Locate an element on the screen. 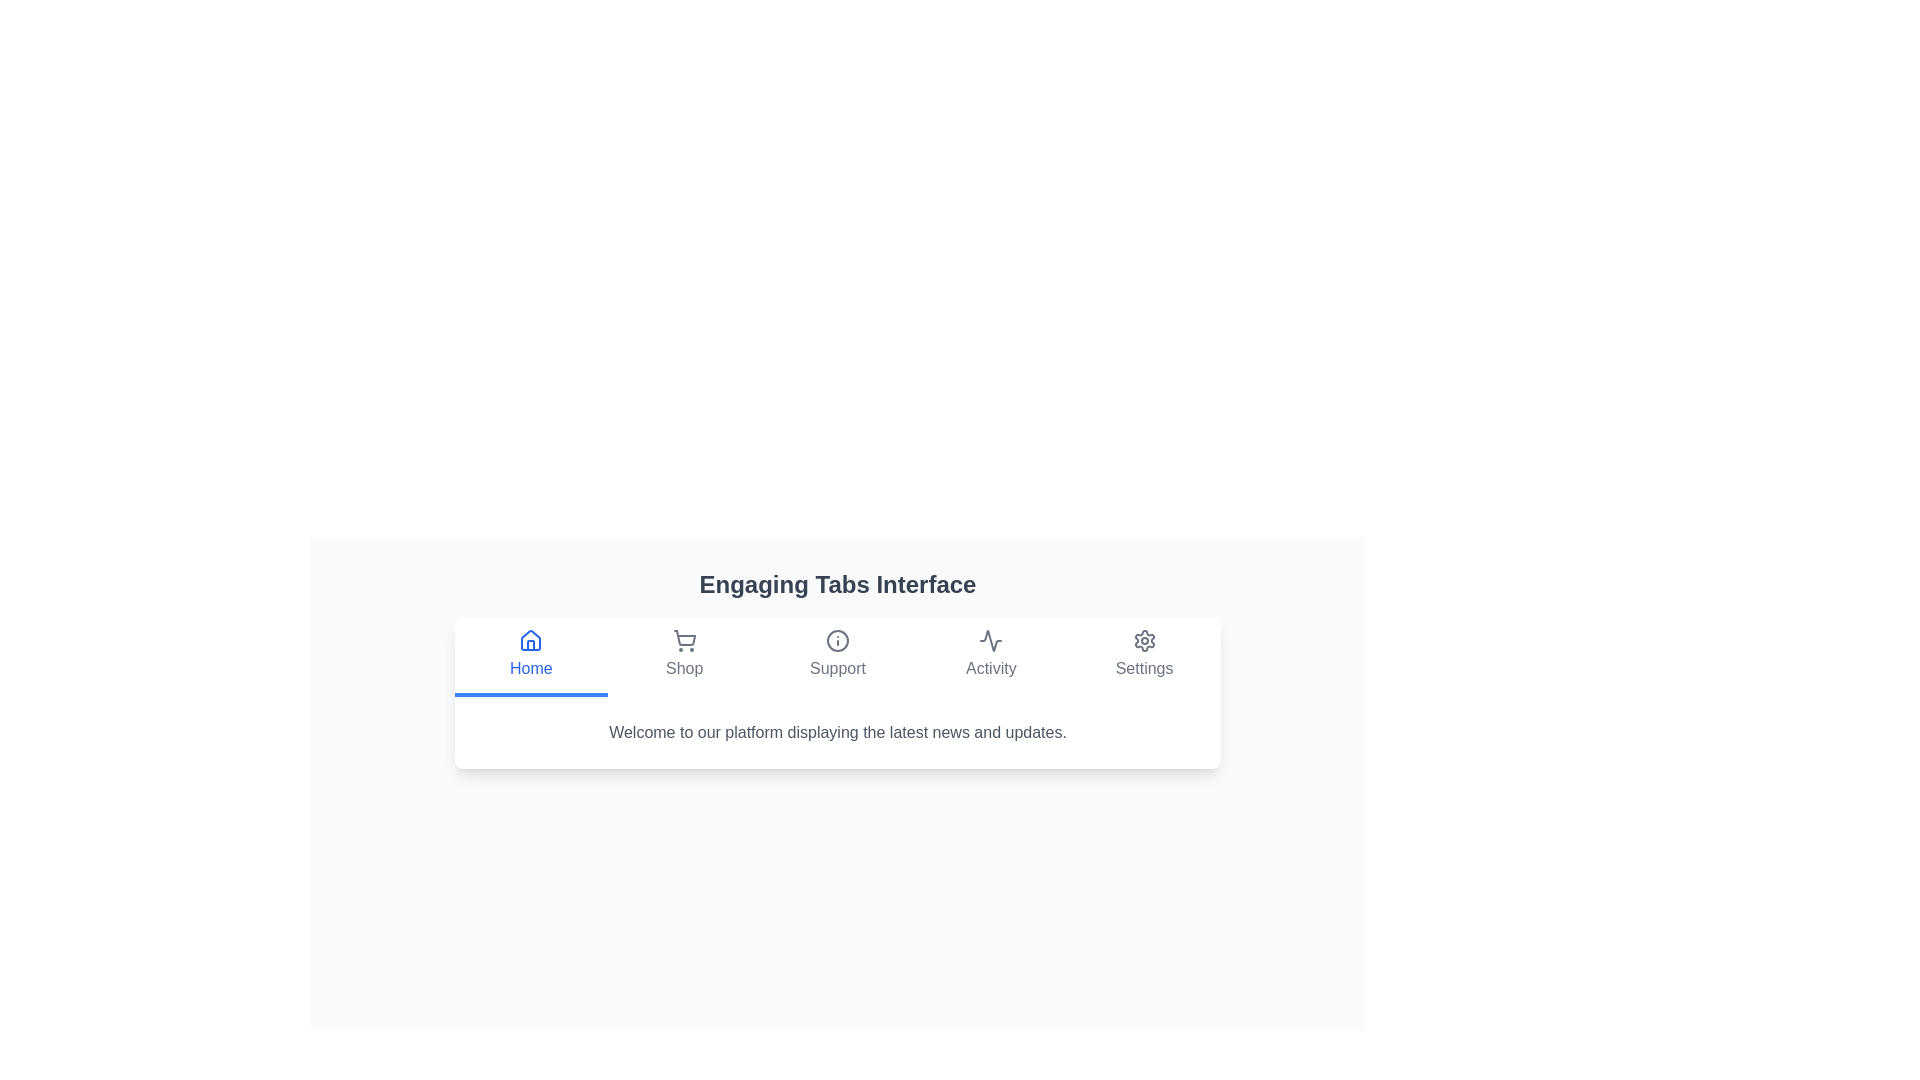 The image size is (1920, 1080). the 'Home' text label, which is styled in blue font and located below a house icon in the navigation bar is located at coordinates (531, 668).